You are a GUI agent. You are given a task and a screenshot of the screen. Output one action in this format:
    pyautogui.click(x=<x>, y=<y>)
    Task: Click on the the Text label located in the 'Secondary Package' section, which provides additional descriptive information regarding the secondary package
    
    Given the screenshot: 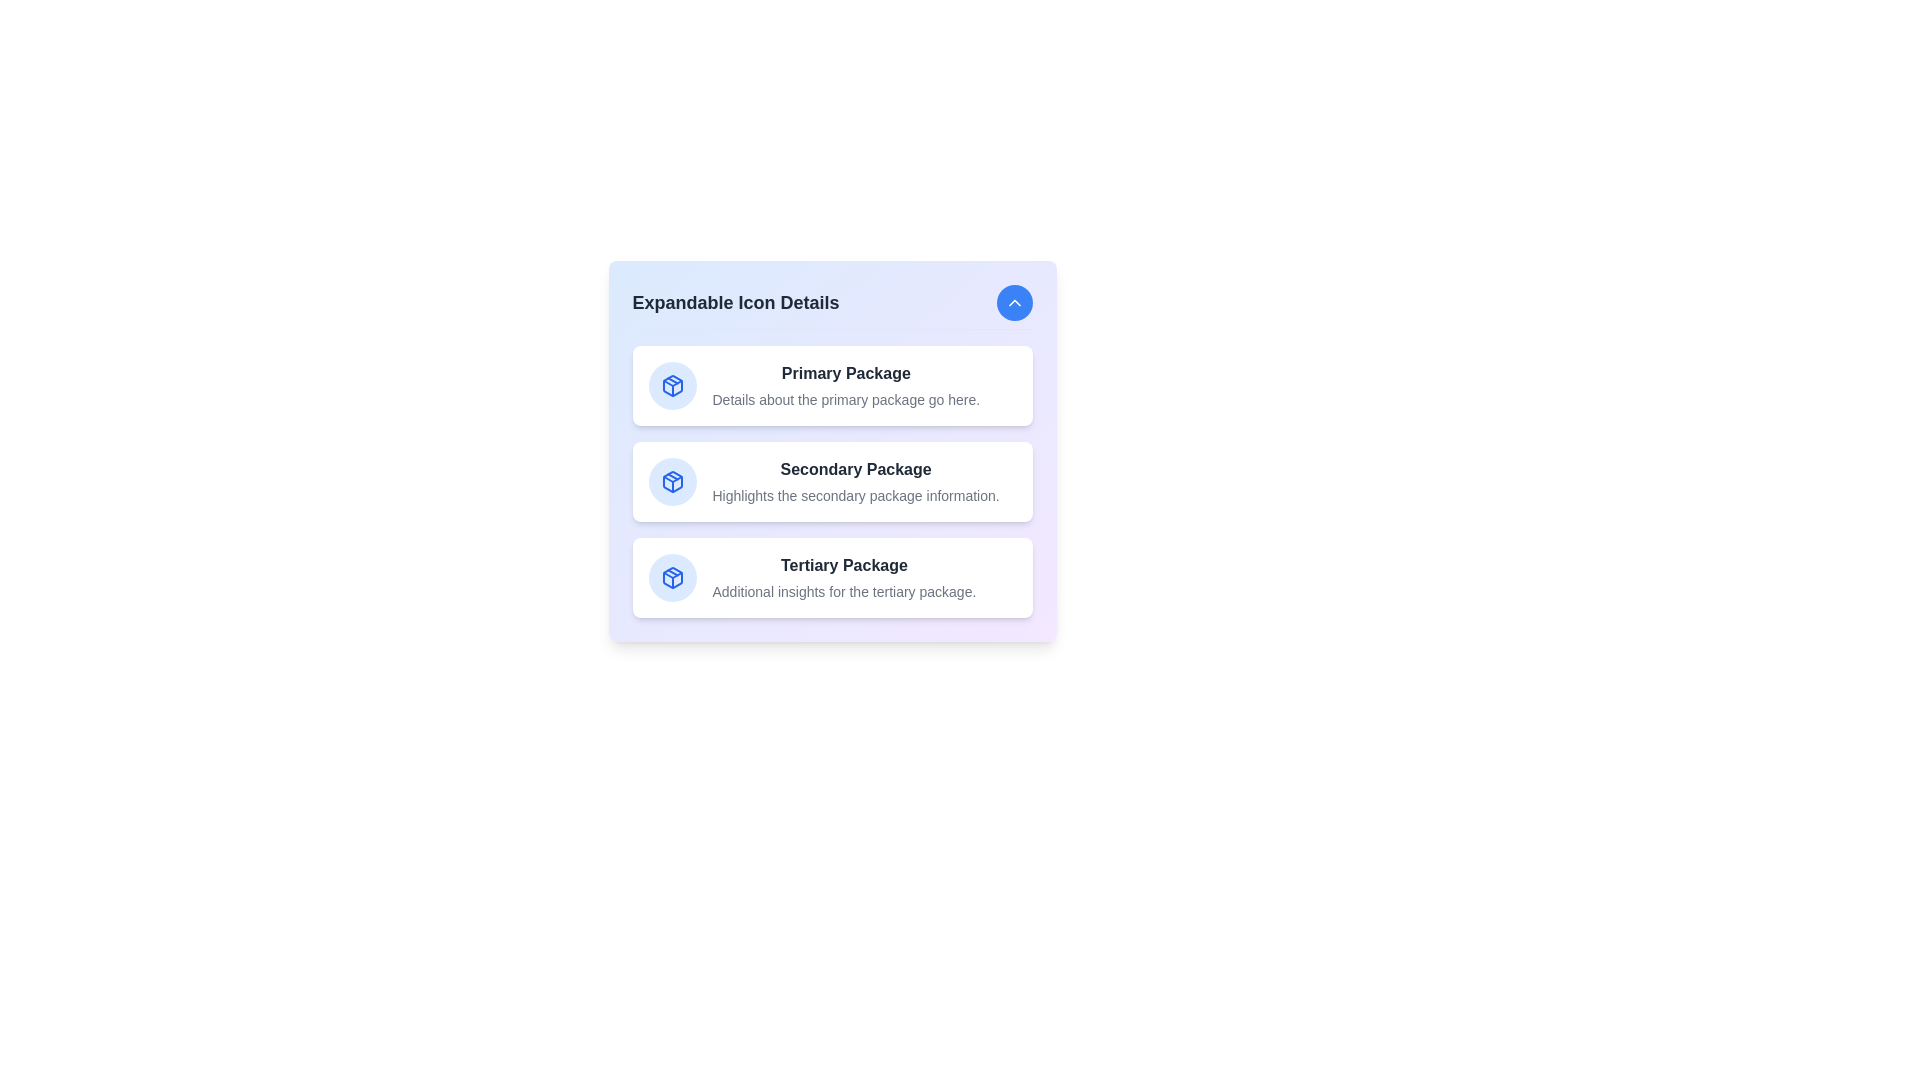 What is the action you would take?
    pyautogui.click(x=856, y=495)
    